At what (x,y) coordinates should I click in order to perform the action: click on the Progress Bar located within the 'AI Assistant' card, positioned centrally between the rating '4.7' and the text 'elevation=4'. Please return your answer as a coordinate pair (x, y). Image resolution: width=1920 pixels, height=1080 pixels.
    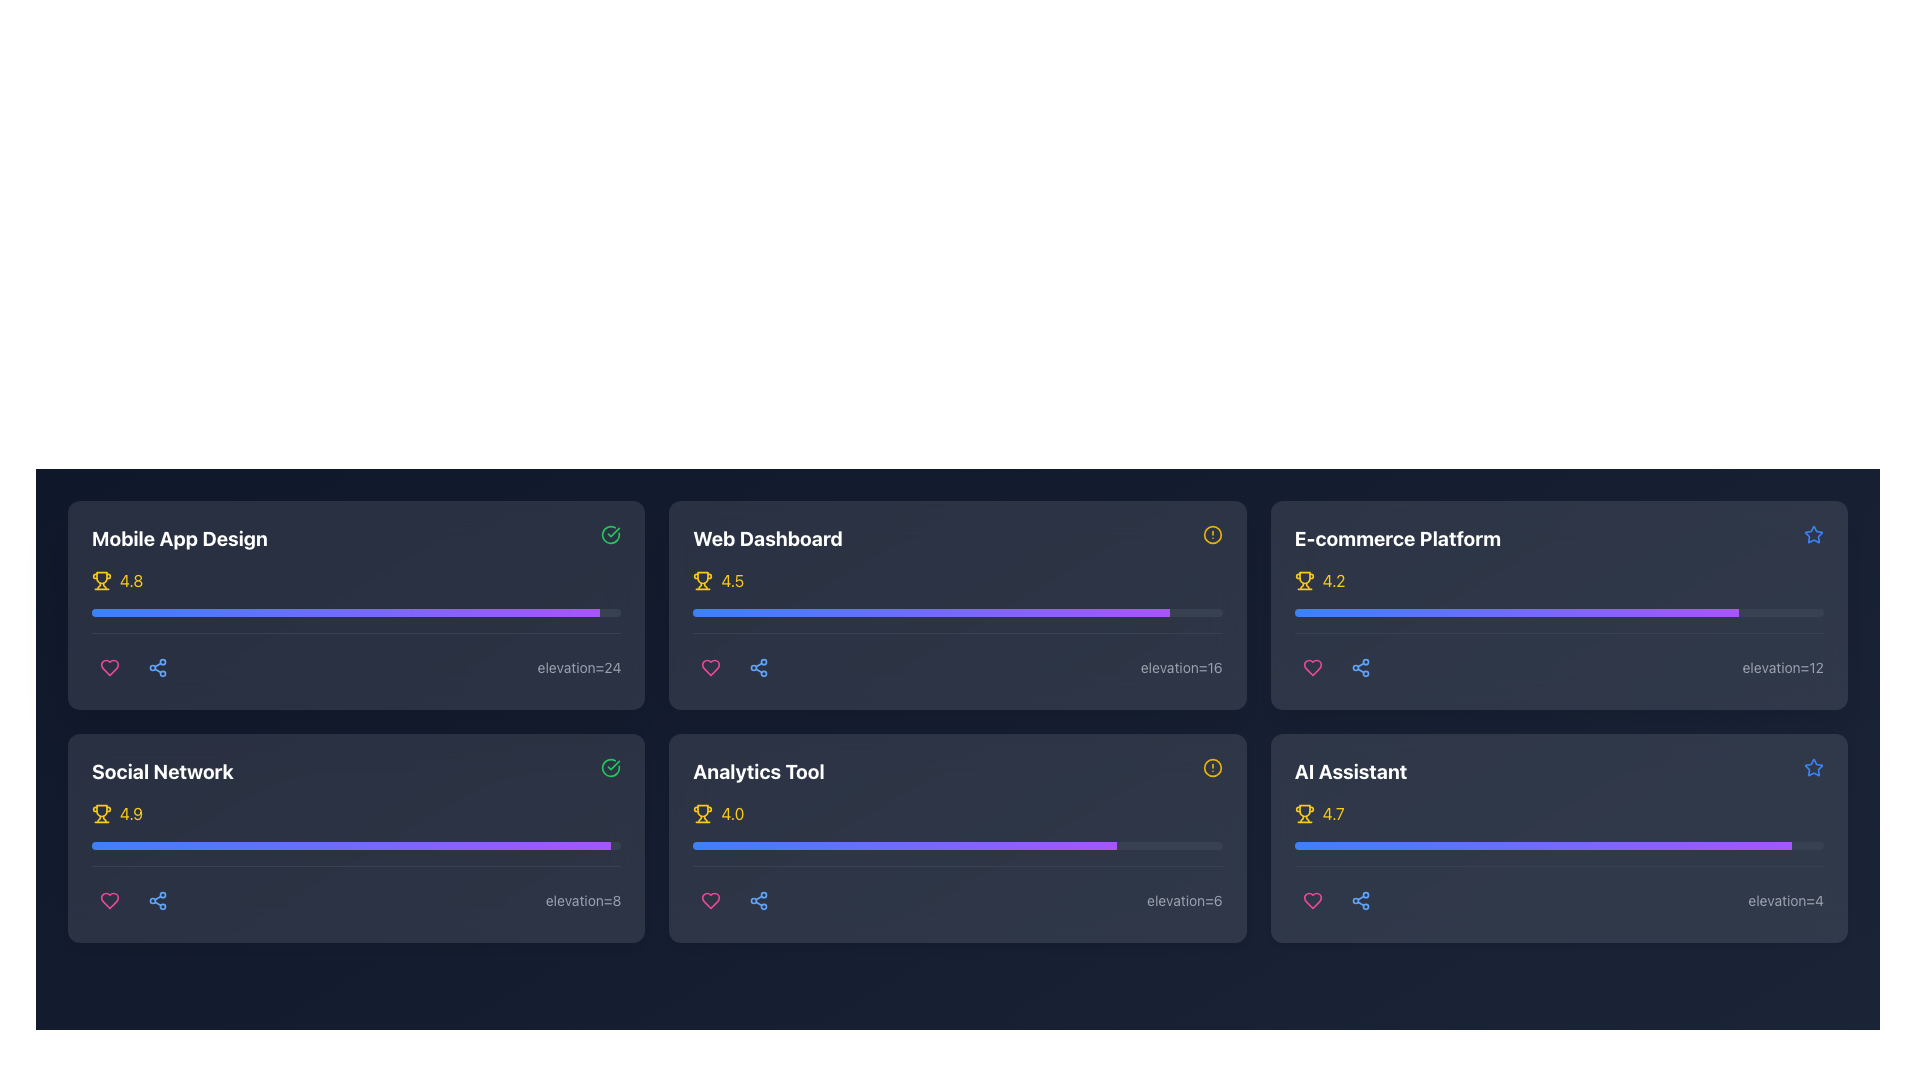
    Looking at the image, I should click on (1558, 859).